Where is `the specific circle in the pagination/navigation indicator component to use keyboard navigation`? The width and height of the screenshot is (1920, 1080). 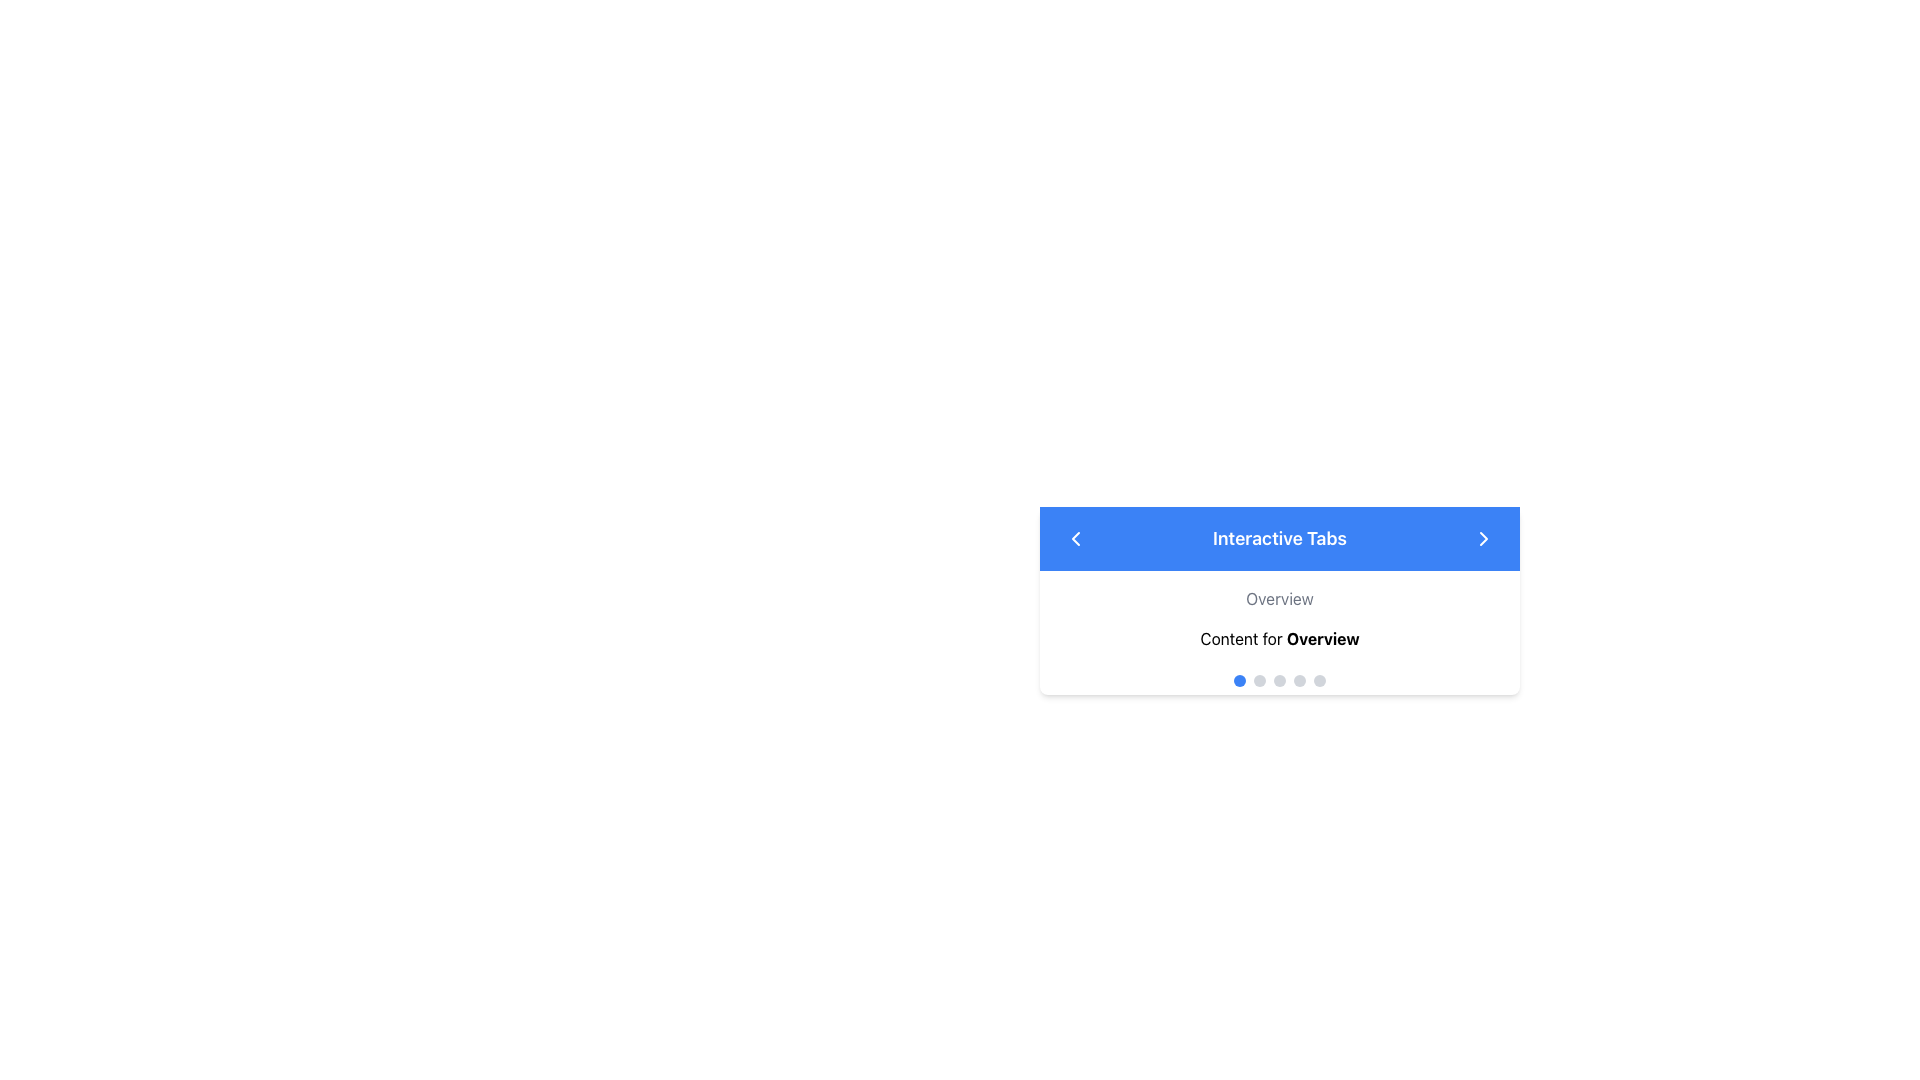
the specific circle in the pagination/navigation indicator component to use keyboard navigation is located at coordinates (1280, 680).